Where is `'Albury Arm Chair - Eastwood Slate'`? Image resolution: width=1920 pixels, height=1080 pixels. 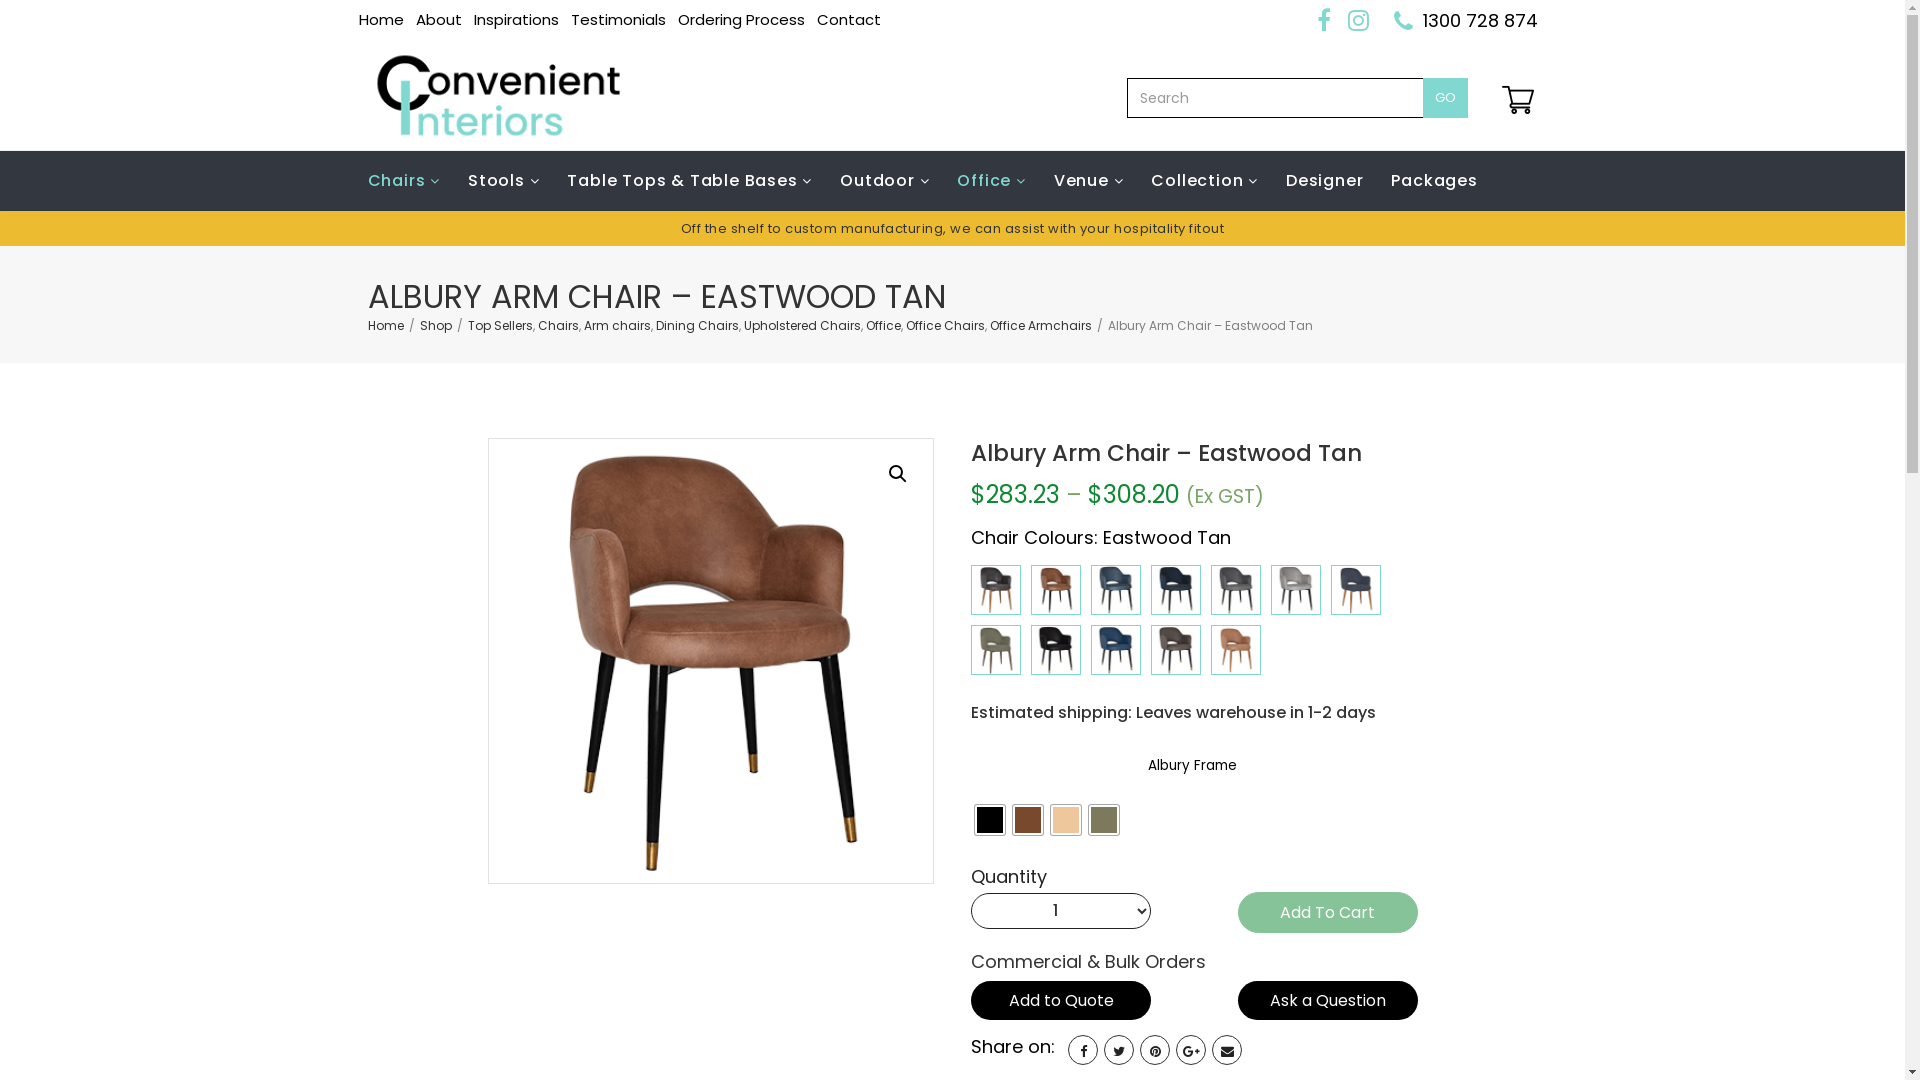
'Albury Arm Chair - Eastwood Slate' is located at coordinates (996, 589).